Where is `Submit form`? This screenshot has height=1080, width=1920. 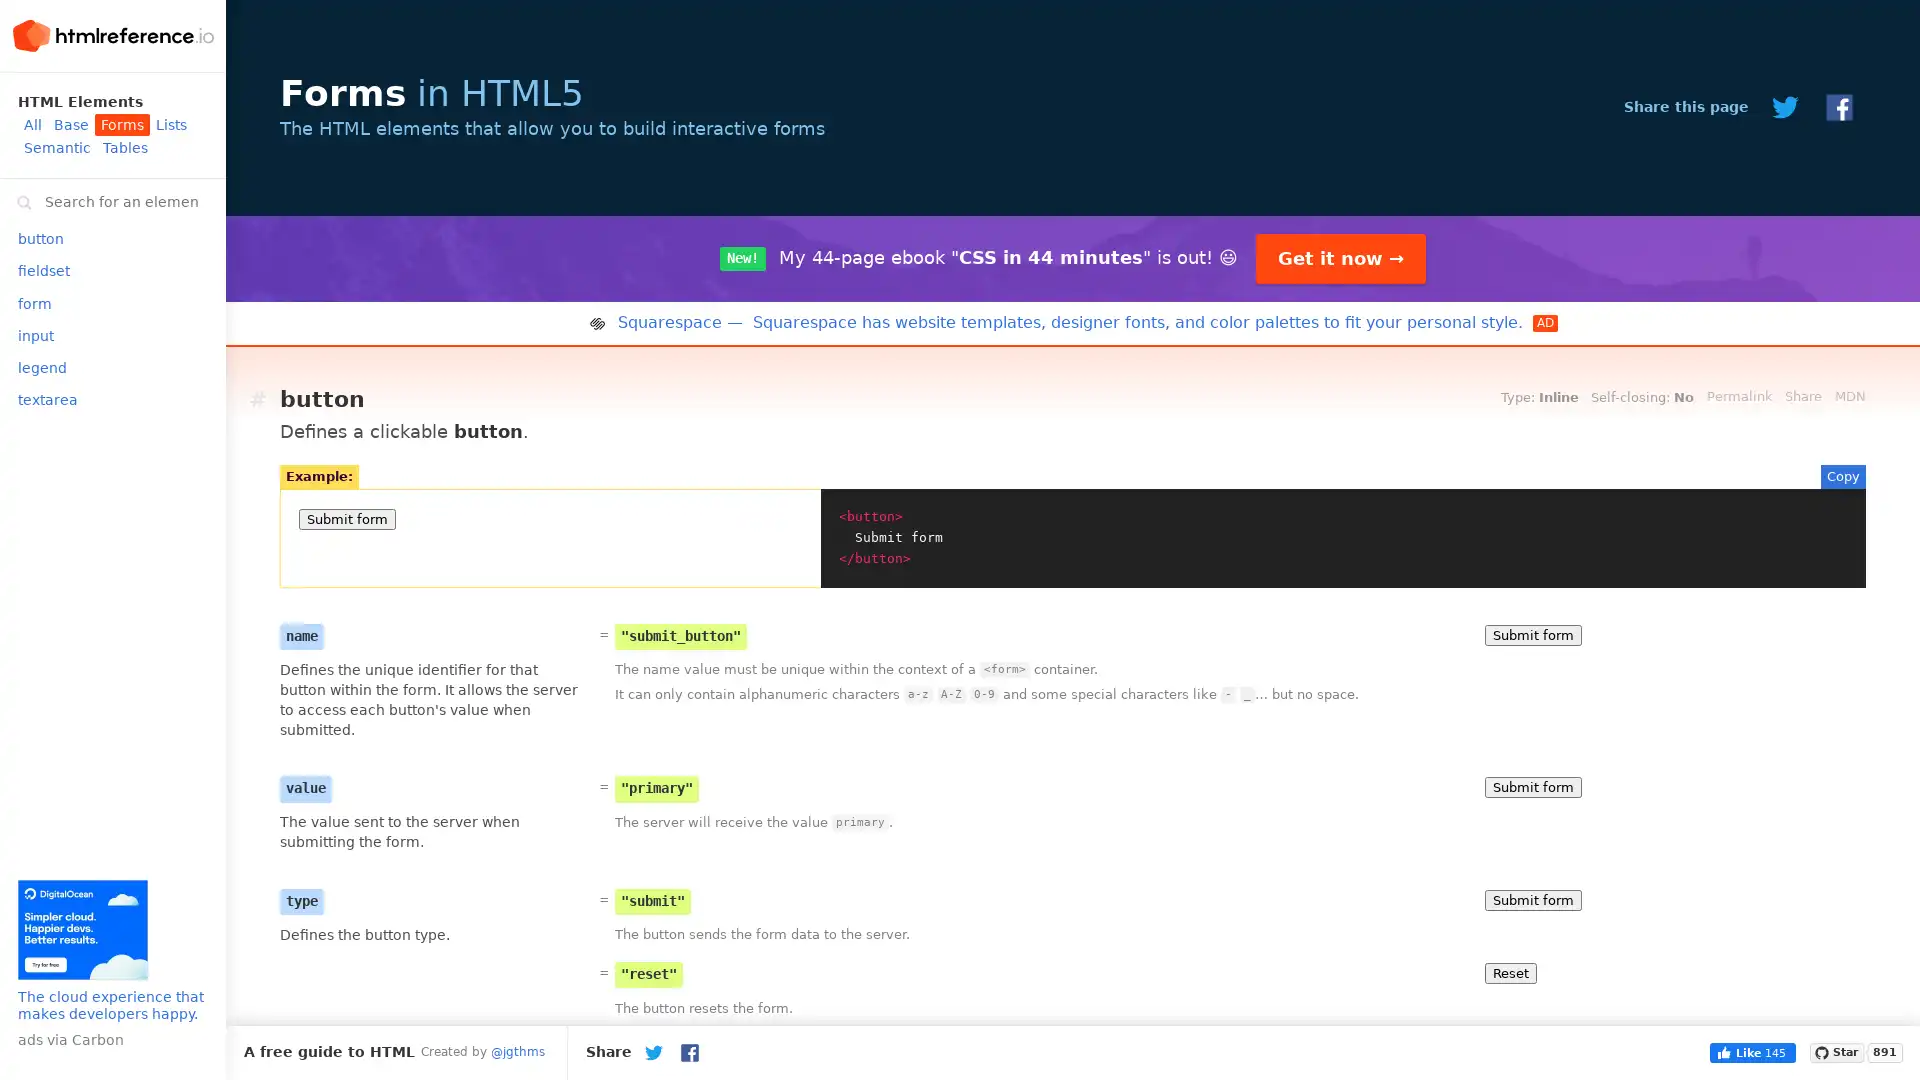
Submit form is located at coordinates (347, 518).